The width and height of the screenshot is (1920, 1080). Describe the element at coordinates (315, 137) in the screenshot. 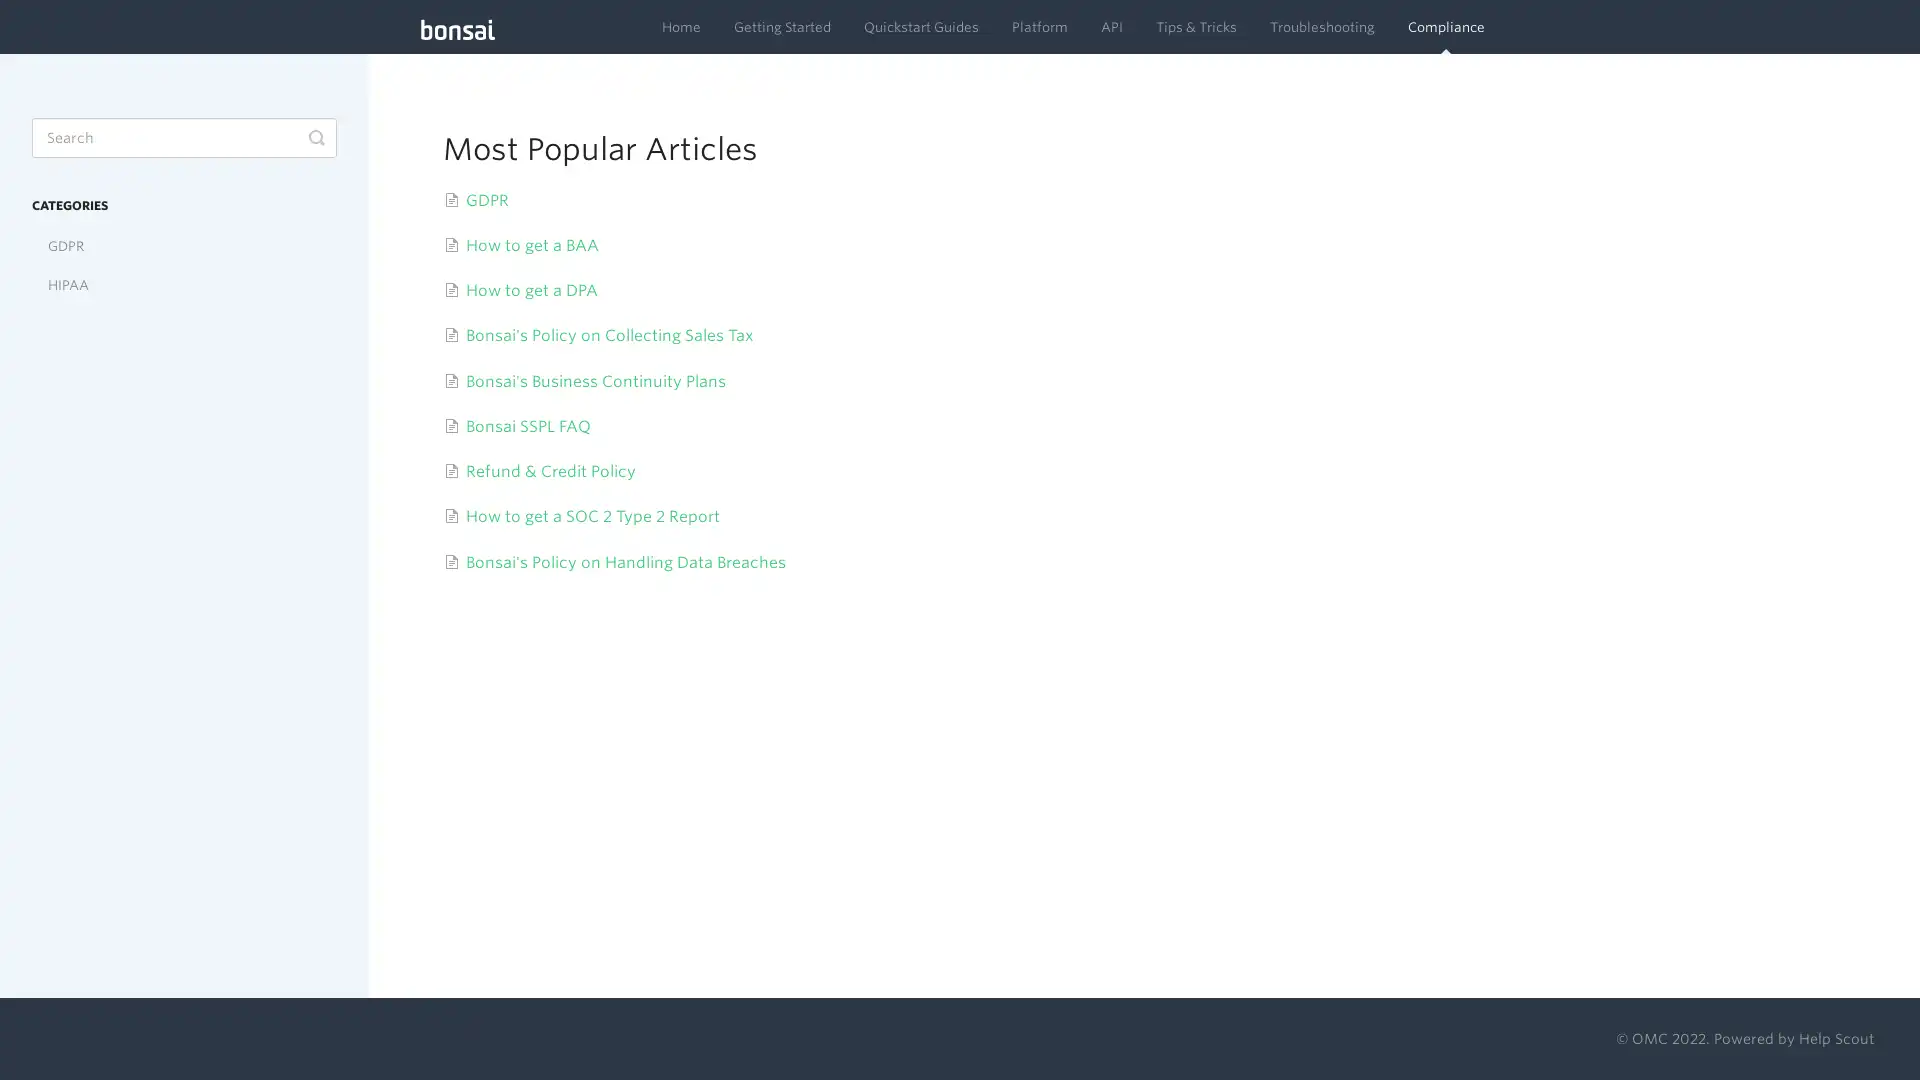

I see `Toggle Search` at that location.